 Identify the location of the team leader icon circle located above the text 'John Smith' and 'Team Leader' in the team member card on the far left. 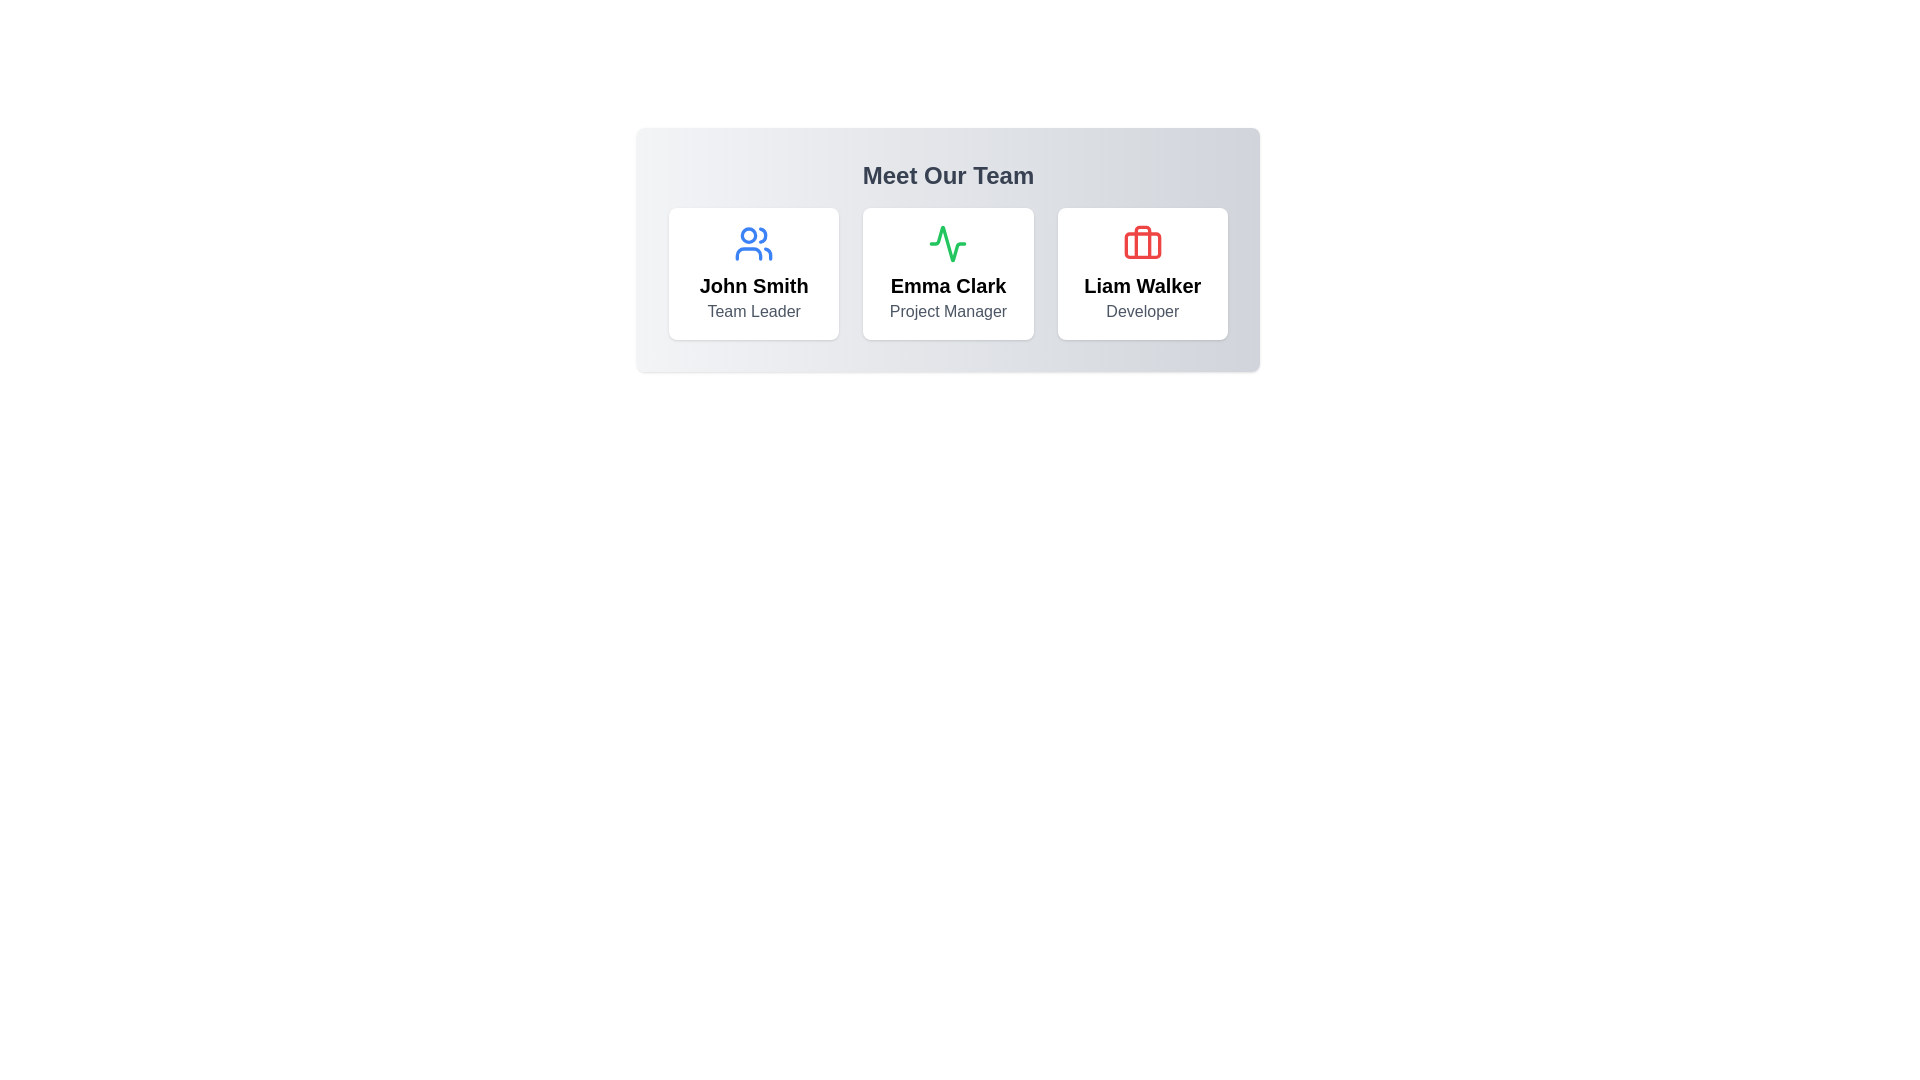
(748, 234).